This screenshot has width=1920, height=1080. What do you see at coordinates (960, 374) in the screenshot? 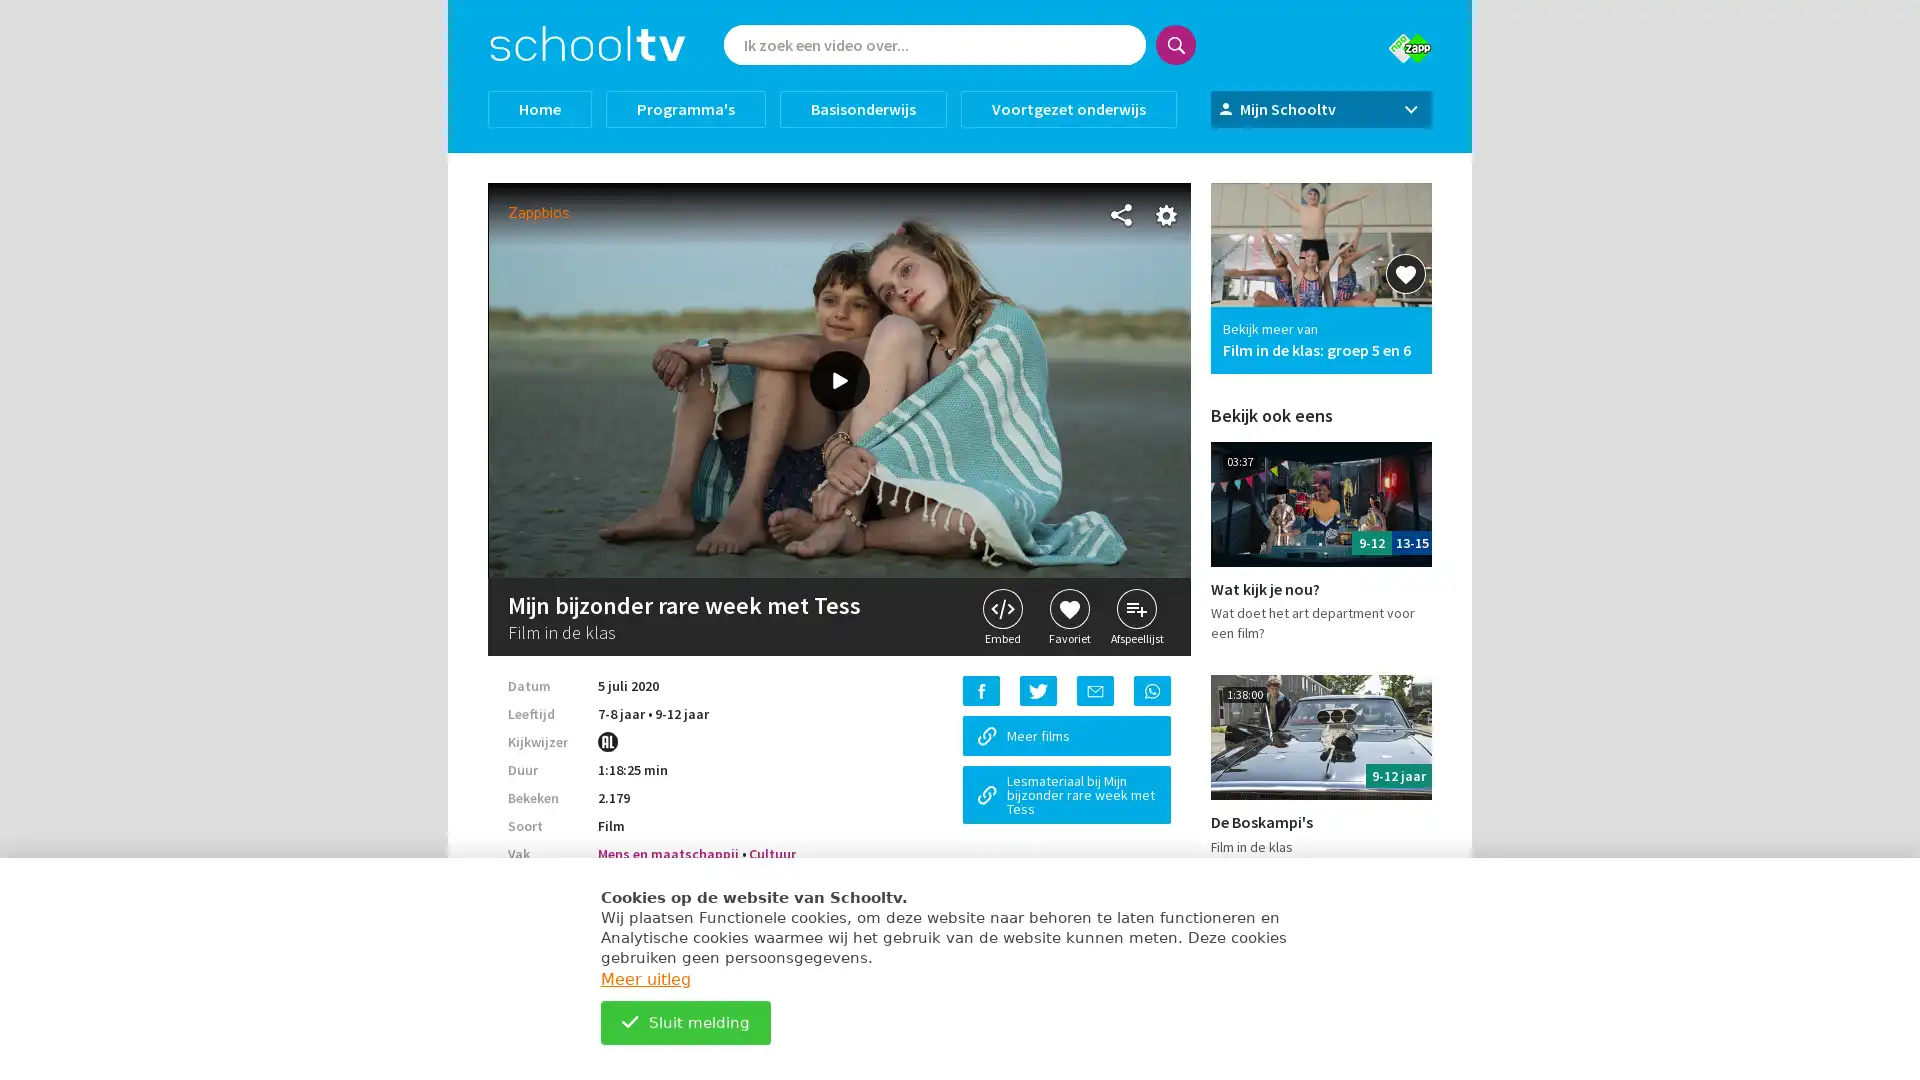
I see `Kopieer embedcode` at bounding box center [960, 374].